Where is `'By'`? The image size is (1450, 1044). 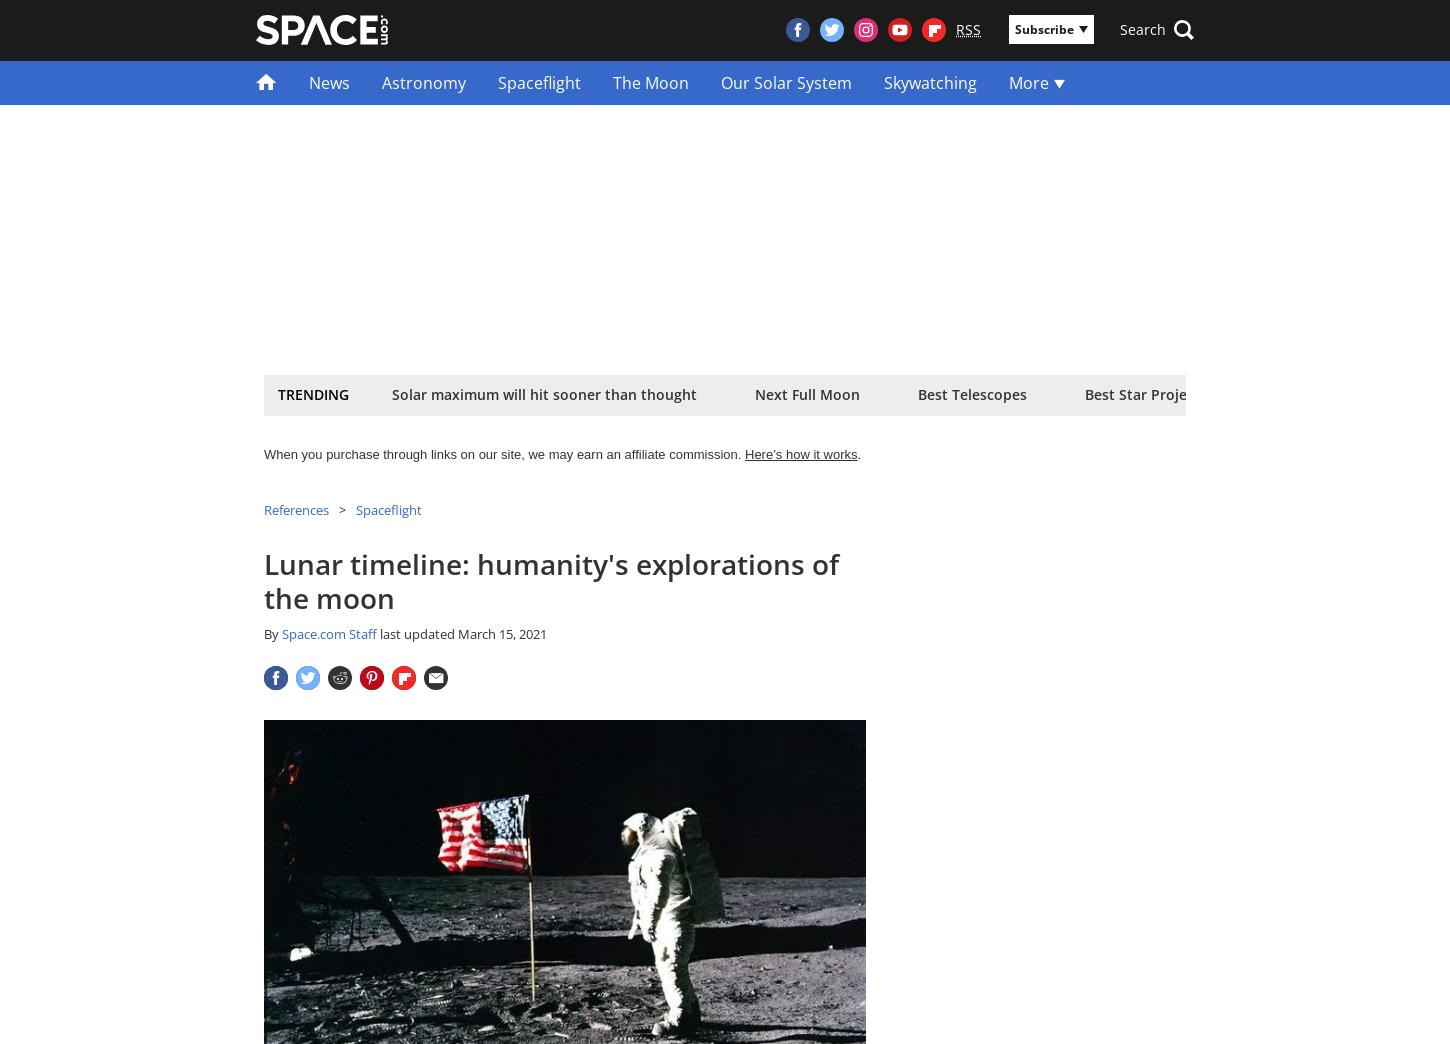
'By' is located at coordinates (273, 634).